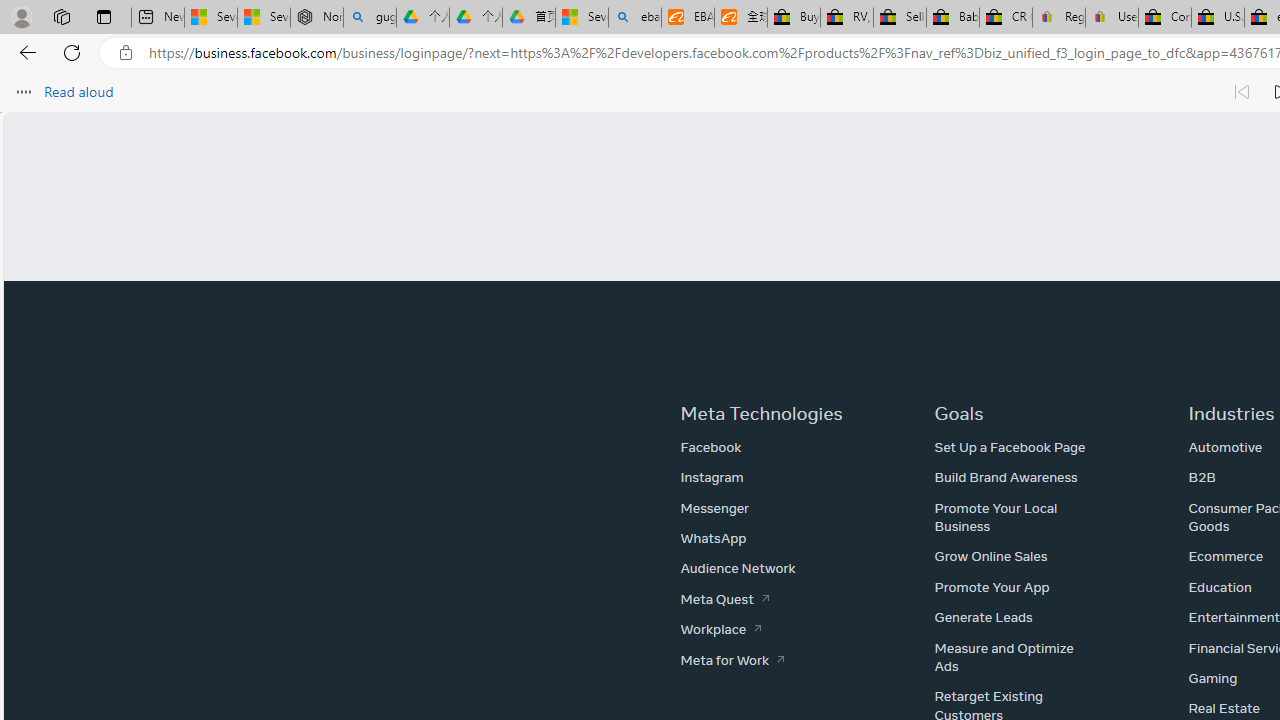 The height and width of the screenshot is (720, 1280). What do you see at coordinates (713, 537) in the screenshot?
I see `'WhatsApp'` at bounding box center [713, 537].